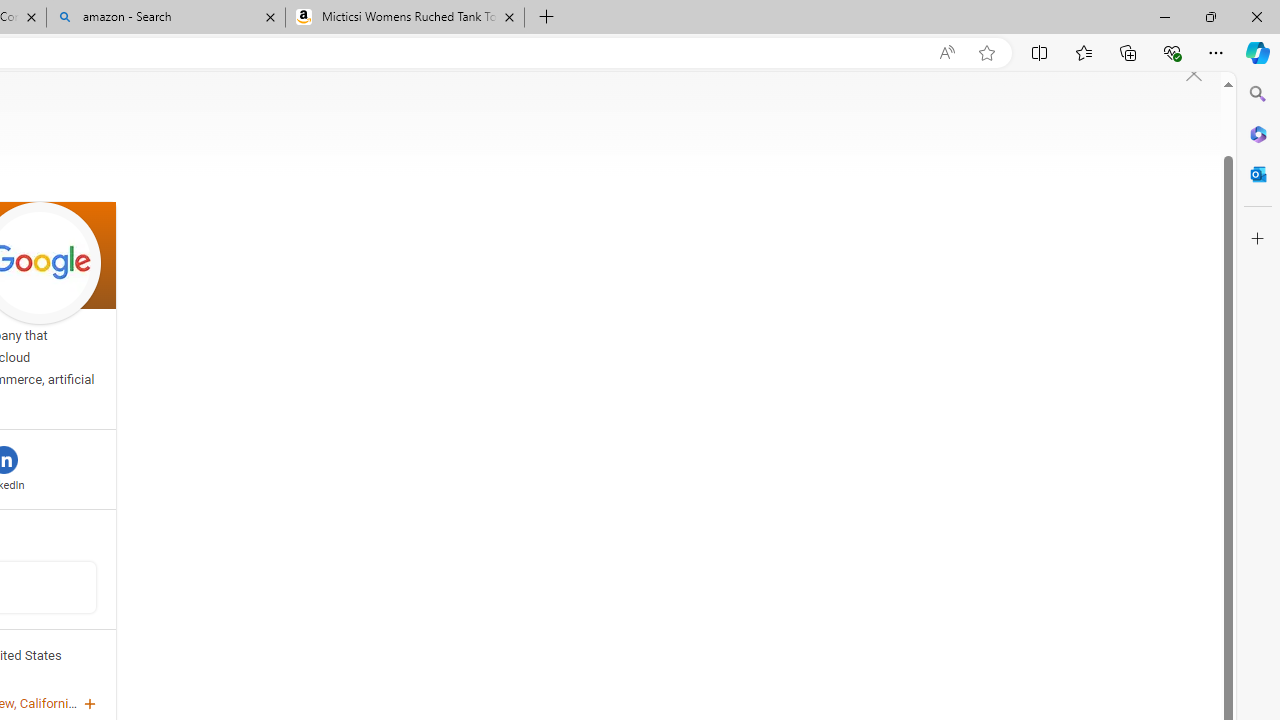 The height and width of the screenshot is (720, 1280). What do you see at coordinates (1257, 133) in the screenshot?
I see `'Microsoft 365'` at bounding box center [1257, 133].